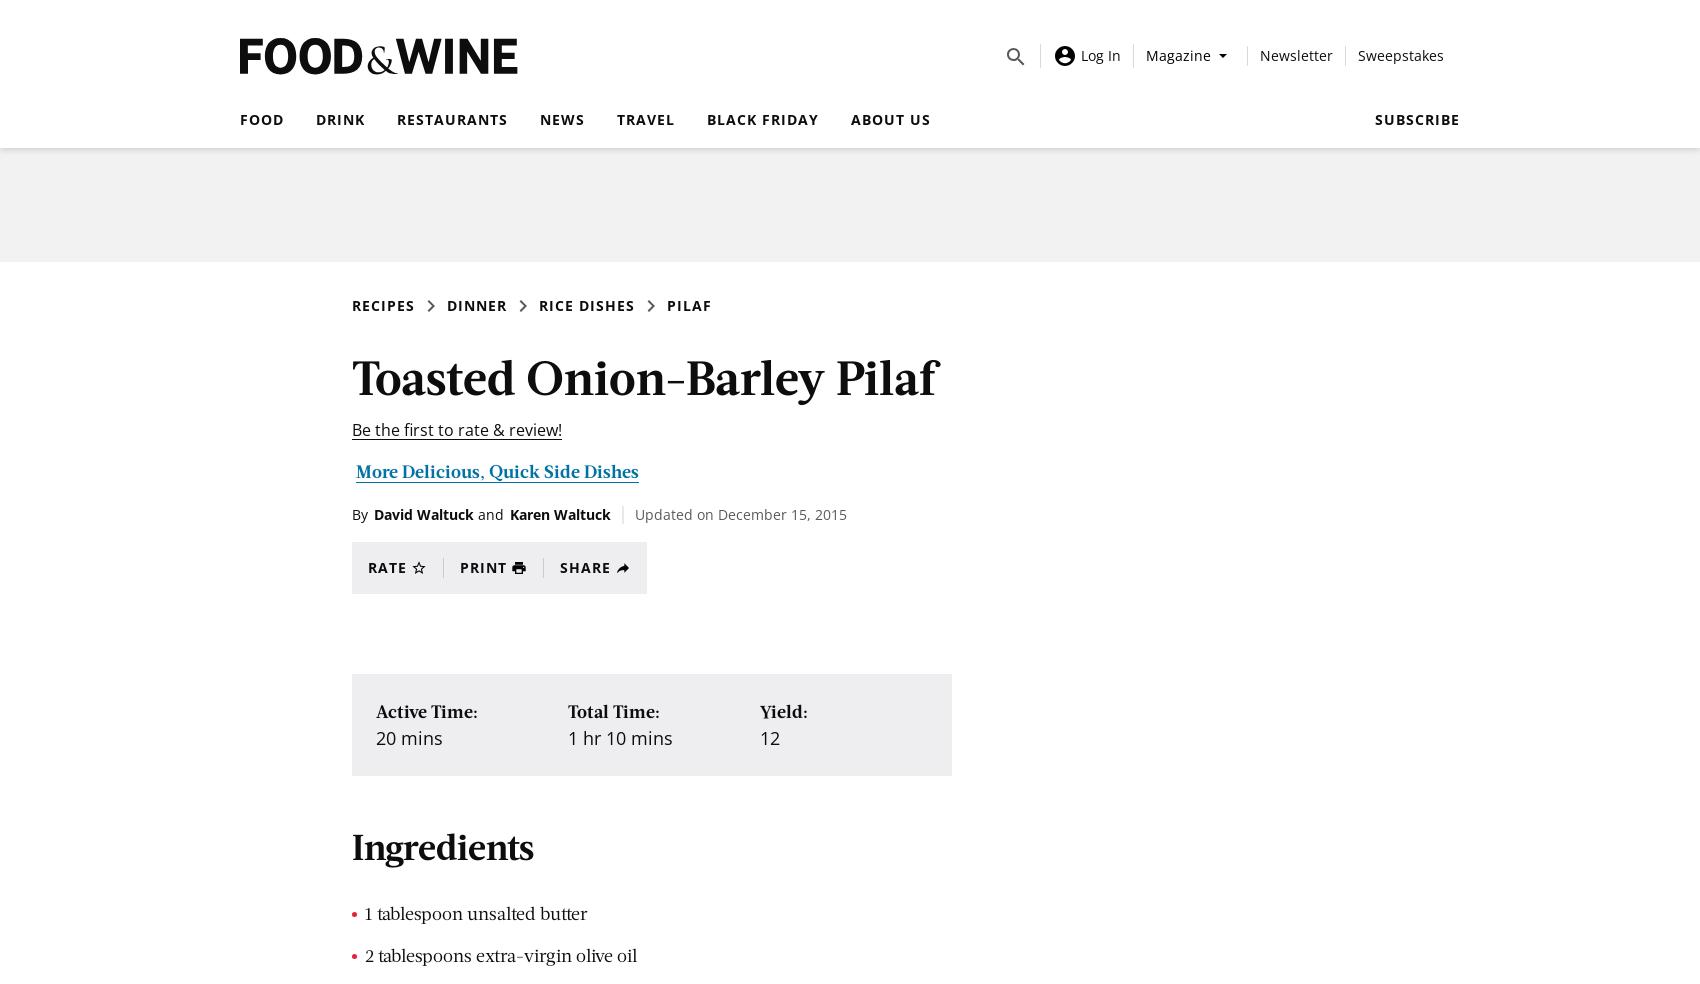  What do you see at coordinates (761, 118) in the screenshot?
I see `'Black Friday'` at bounding box center [761, 118].